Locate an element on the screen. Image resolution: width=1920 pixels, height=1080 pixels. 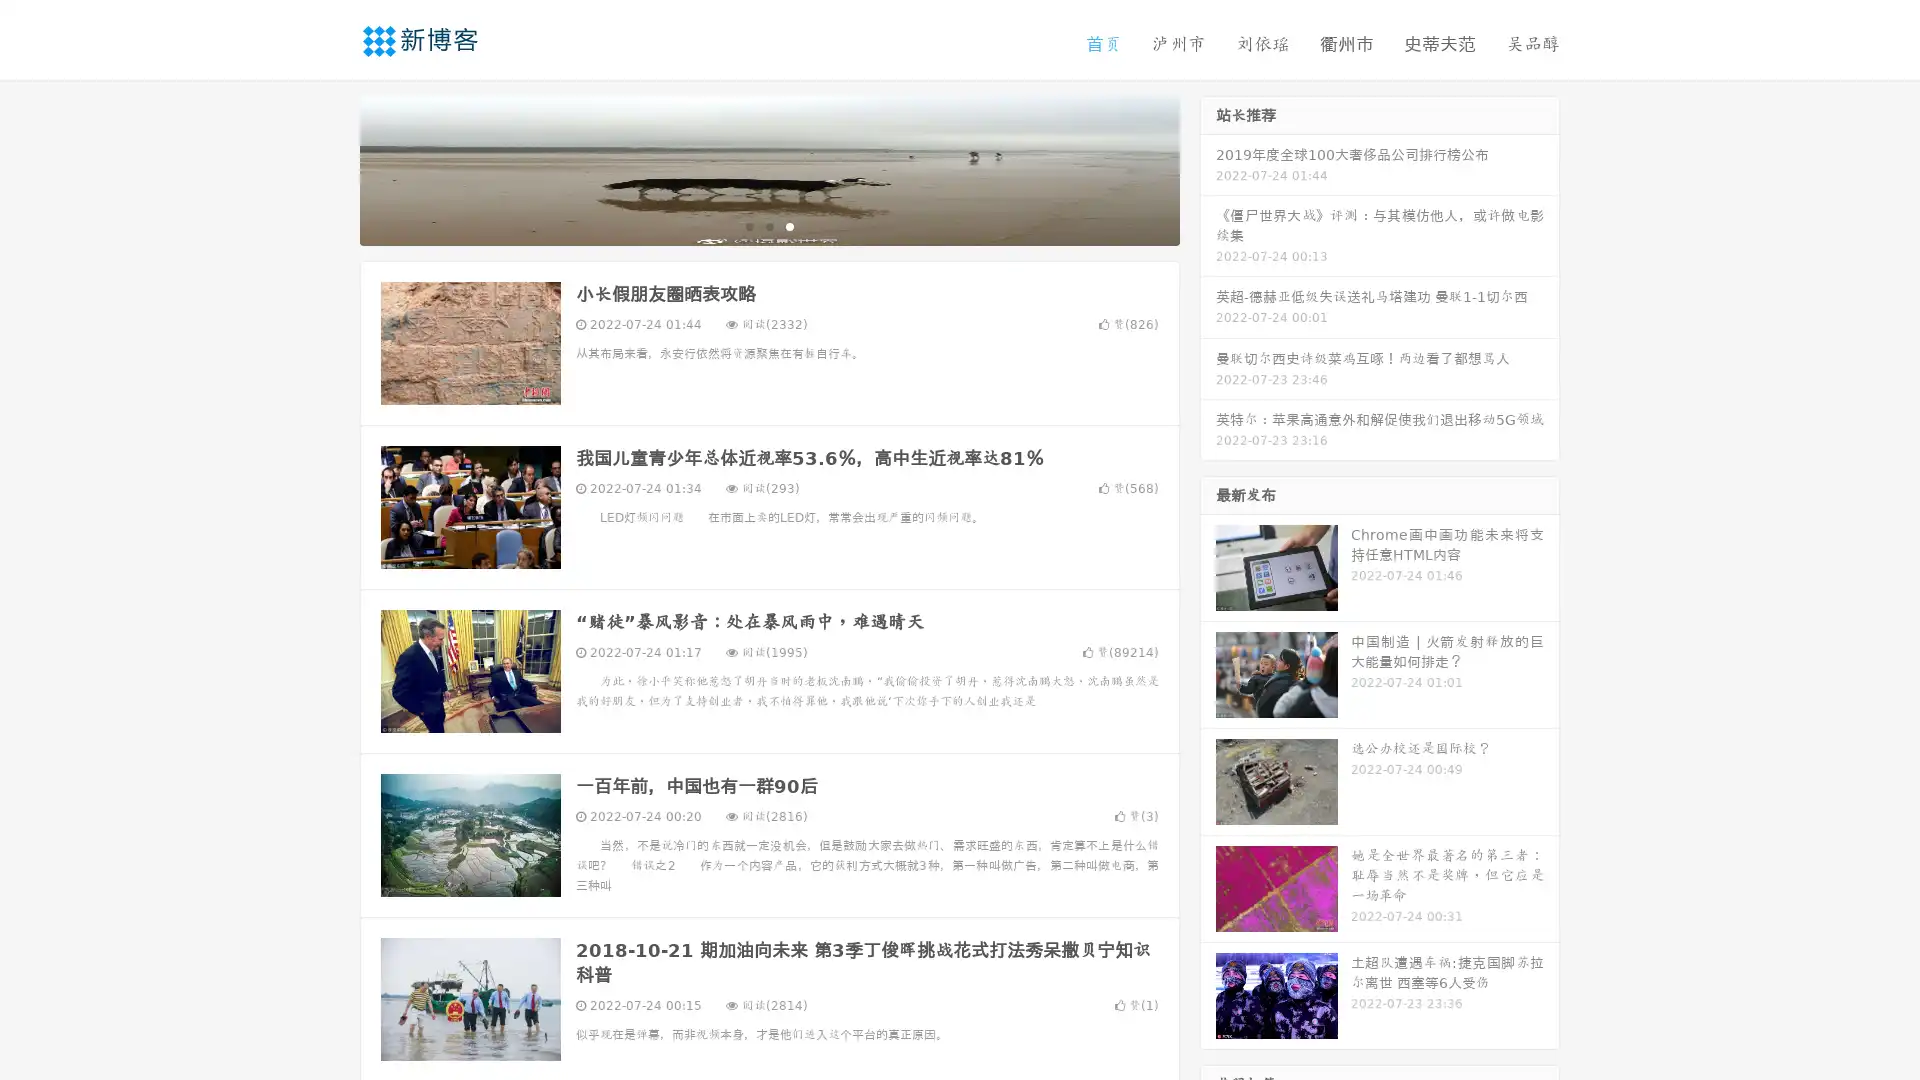
Go to slide 1 is located at coordinates (748, 225).